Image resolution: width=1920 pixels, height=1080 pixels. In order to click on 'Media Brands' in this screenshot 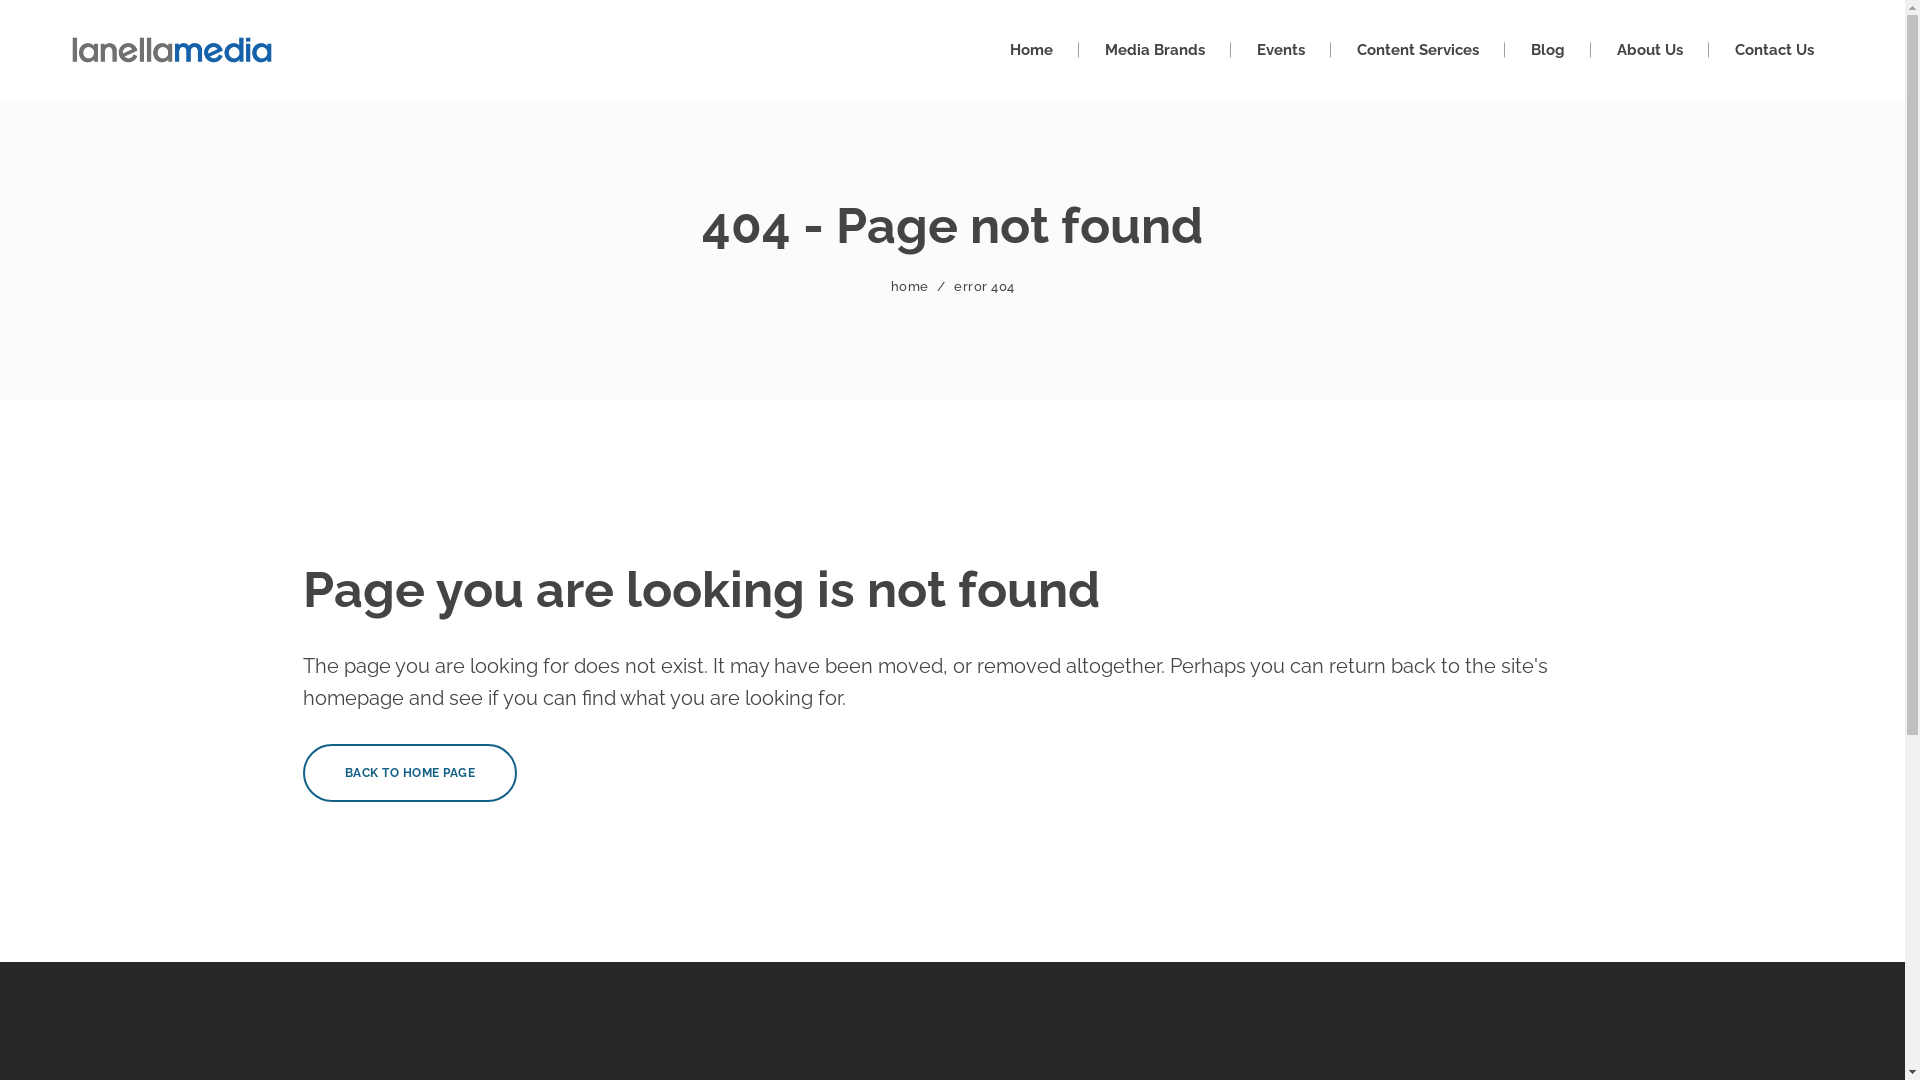, I will do `click(1155, 49)`.